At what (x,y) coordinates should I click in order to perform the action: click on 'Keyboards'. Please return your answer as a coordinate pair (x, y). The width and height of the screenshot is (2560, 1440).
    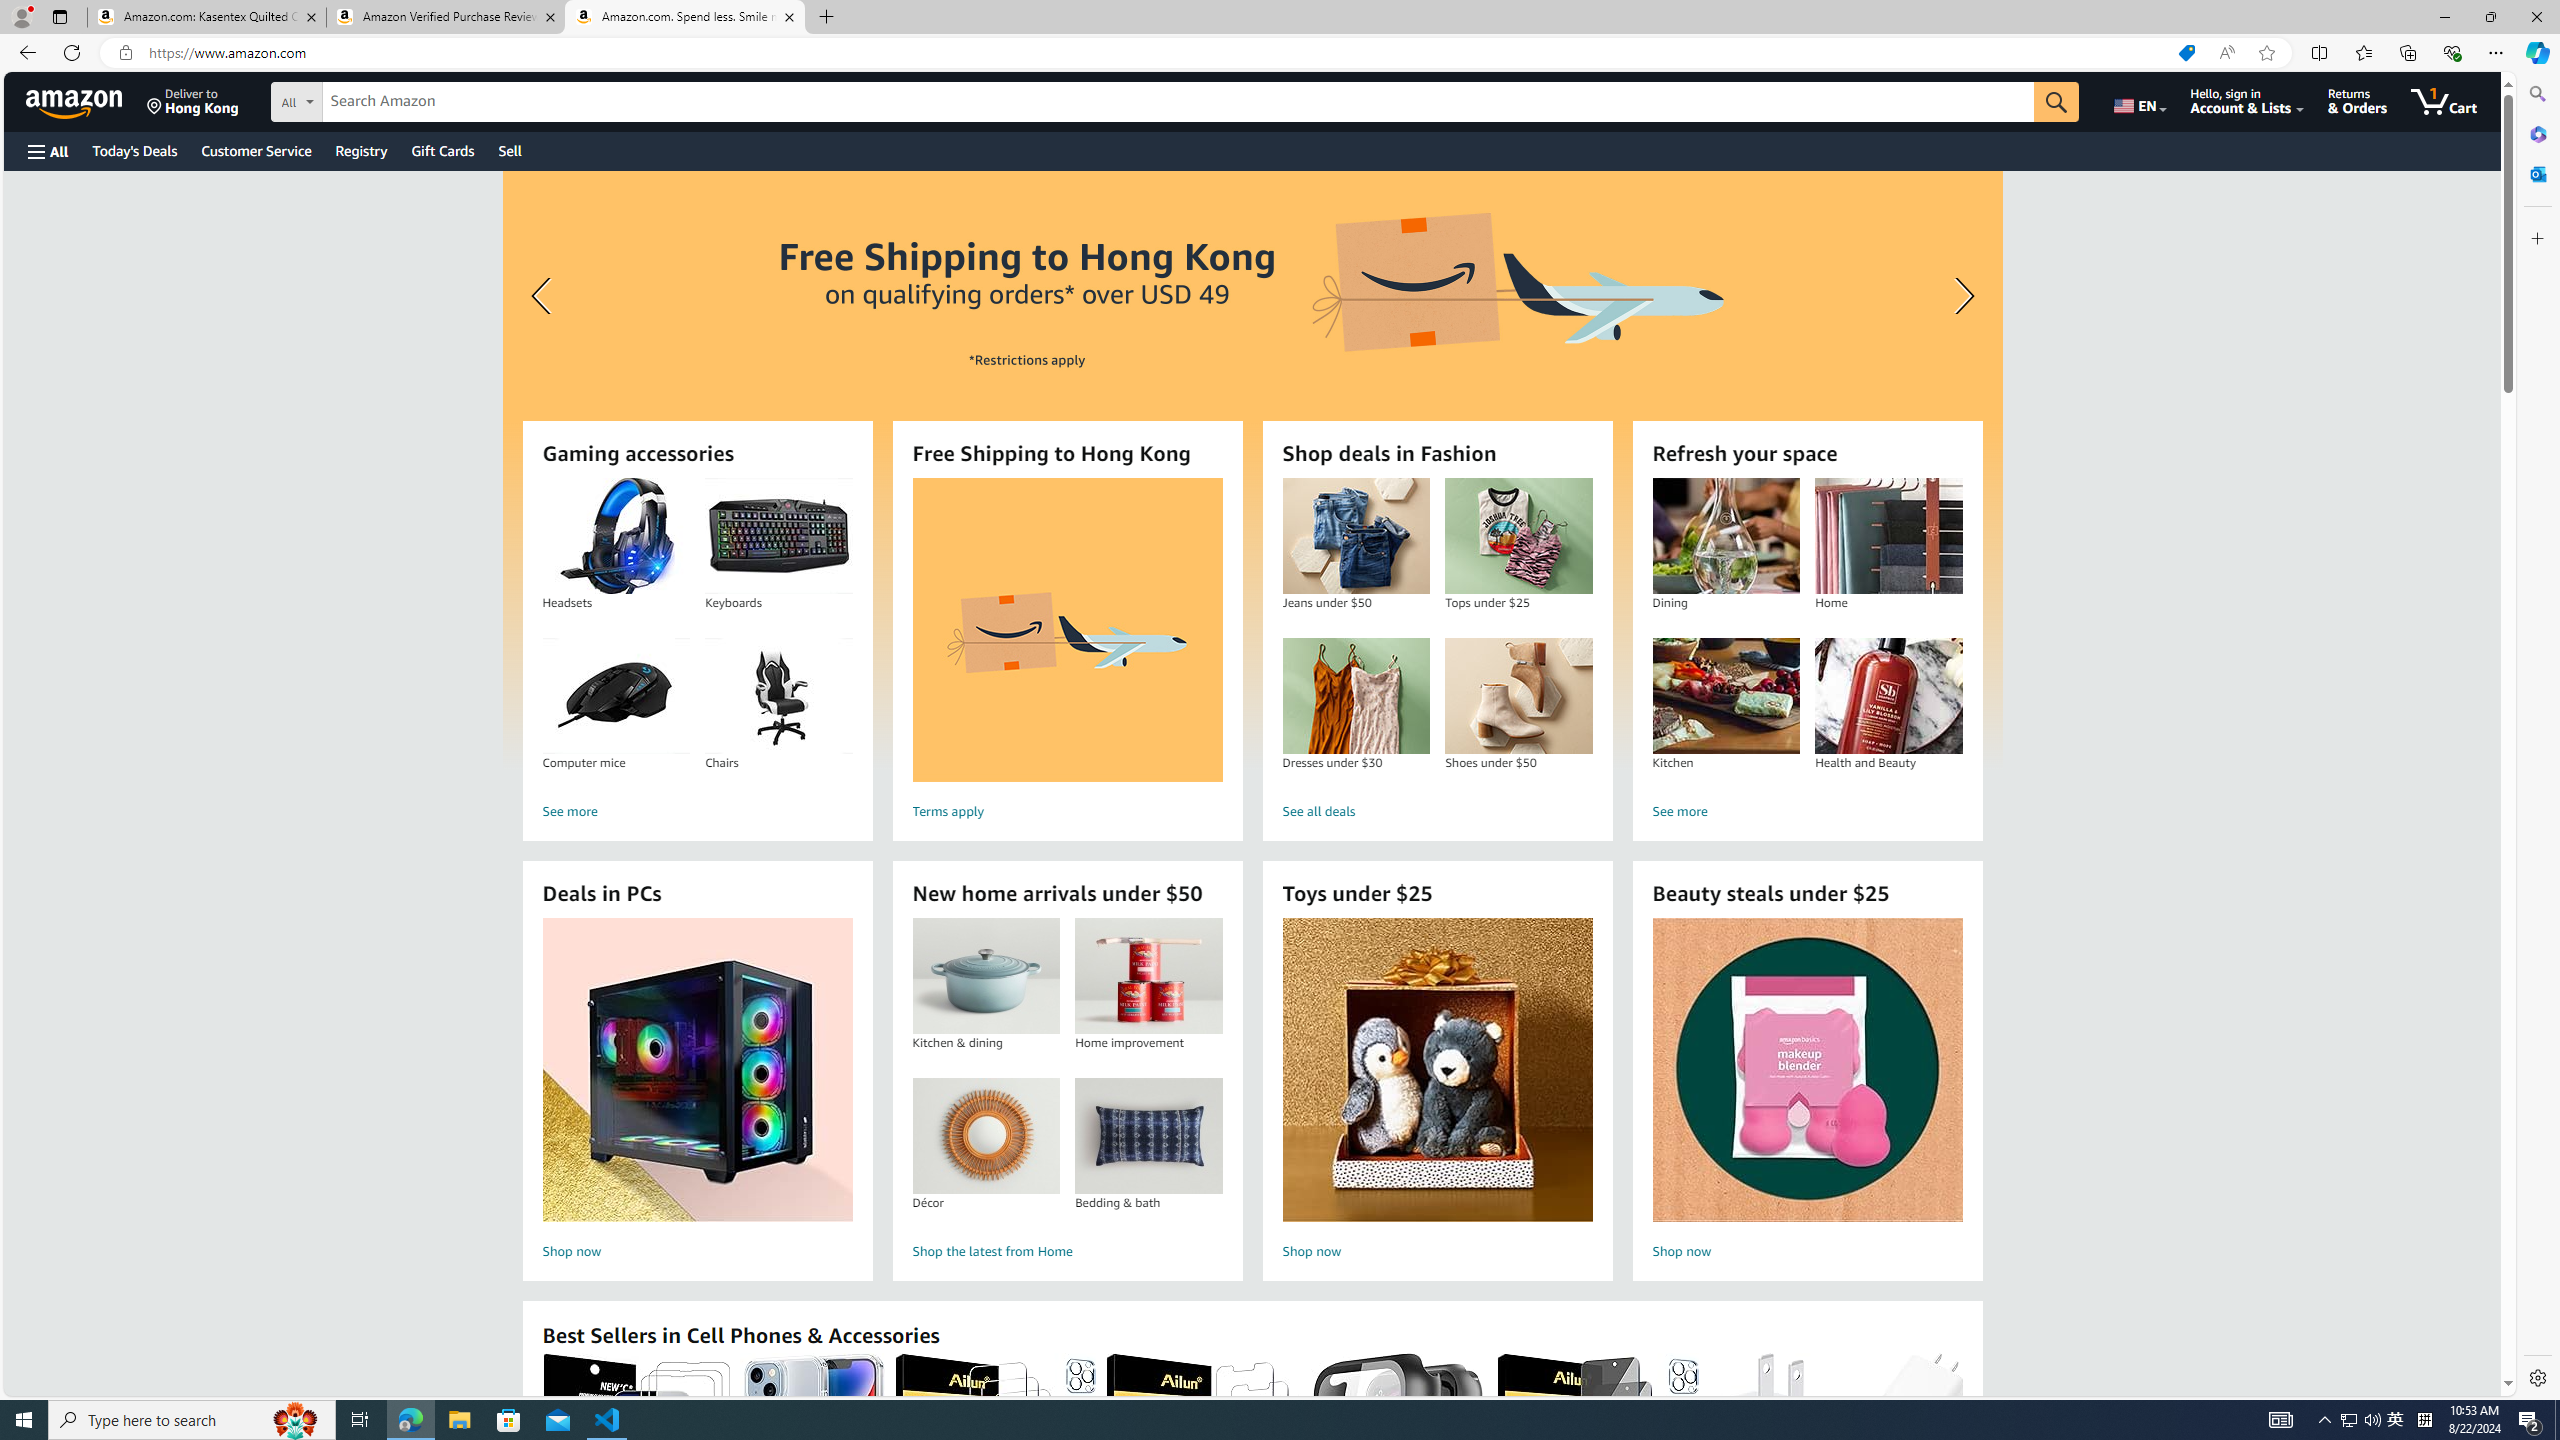
    Looking at the image, I should click on (778, 536).